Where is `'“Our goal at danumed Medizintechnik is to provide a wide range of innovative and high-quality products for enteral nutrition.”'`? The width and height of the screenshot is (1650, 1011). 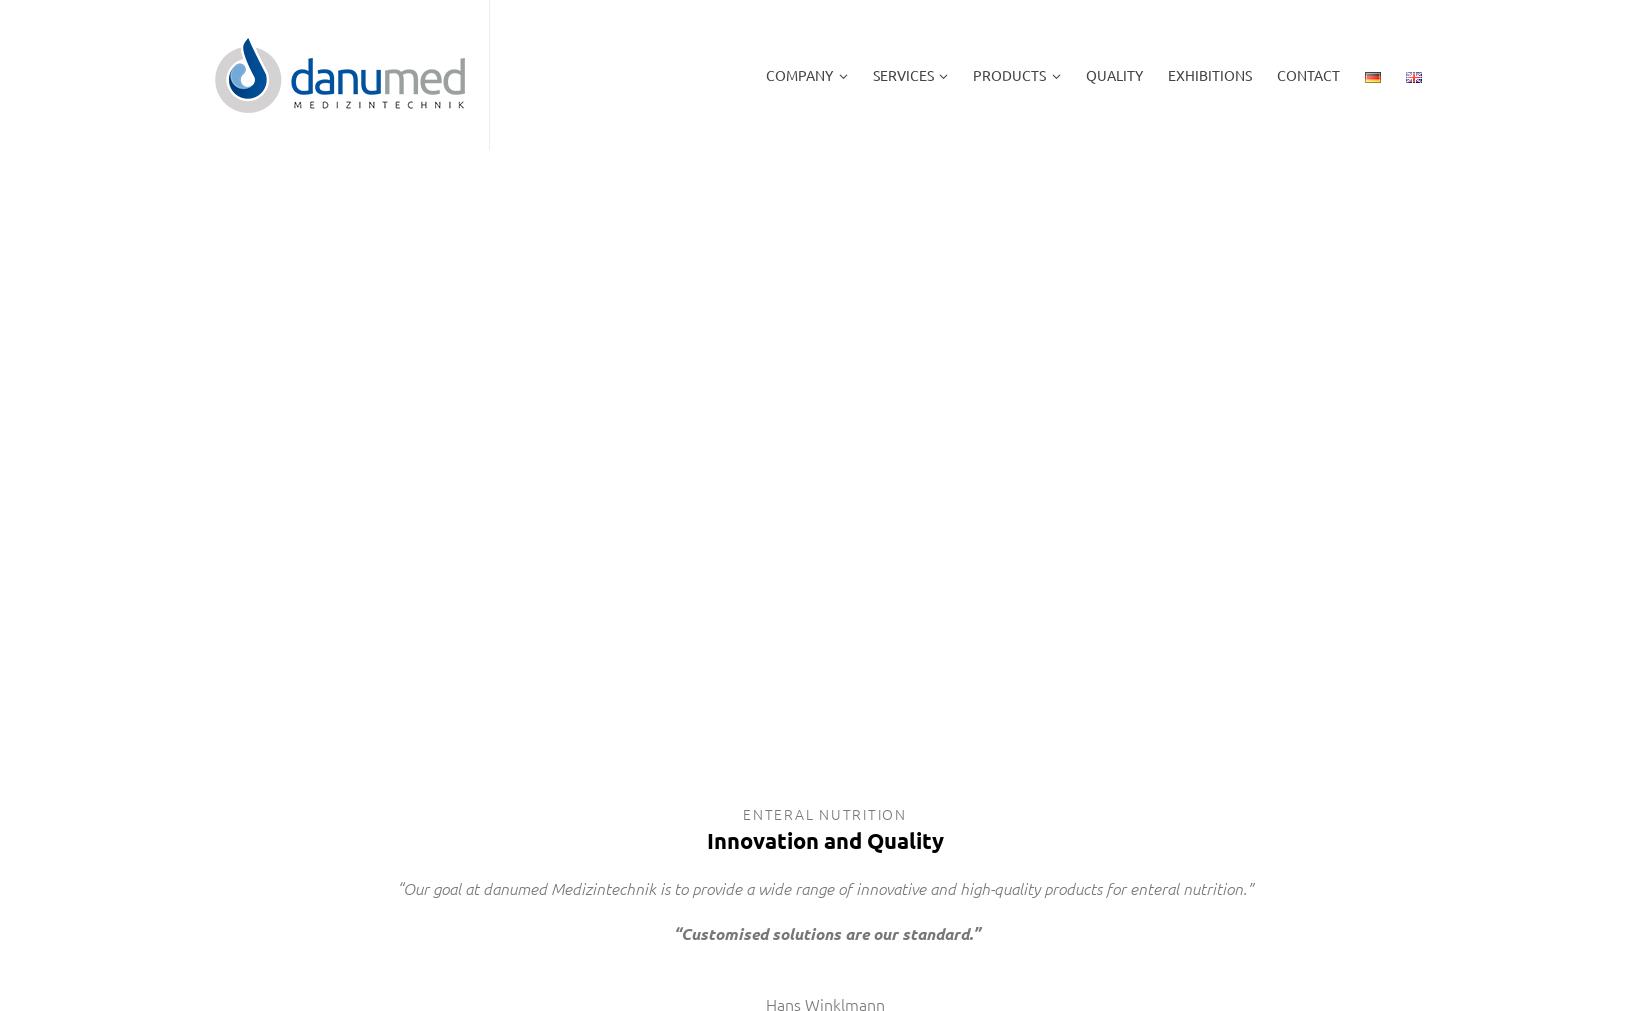
'“Our goal at danumed Medizintechnik is to provide a wide range of innovative and high-quality products for enteral nutrition.”' is located at coordinates (825, 886).